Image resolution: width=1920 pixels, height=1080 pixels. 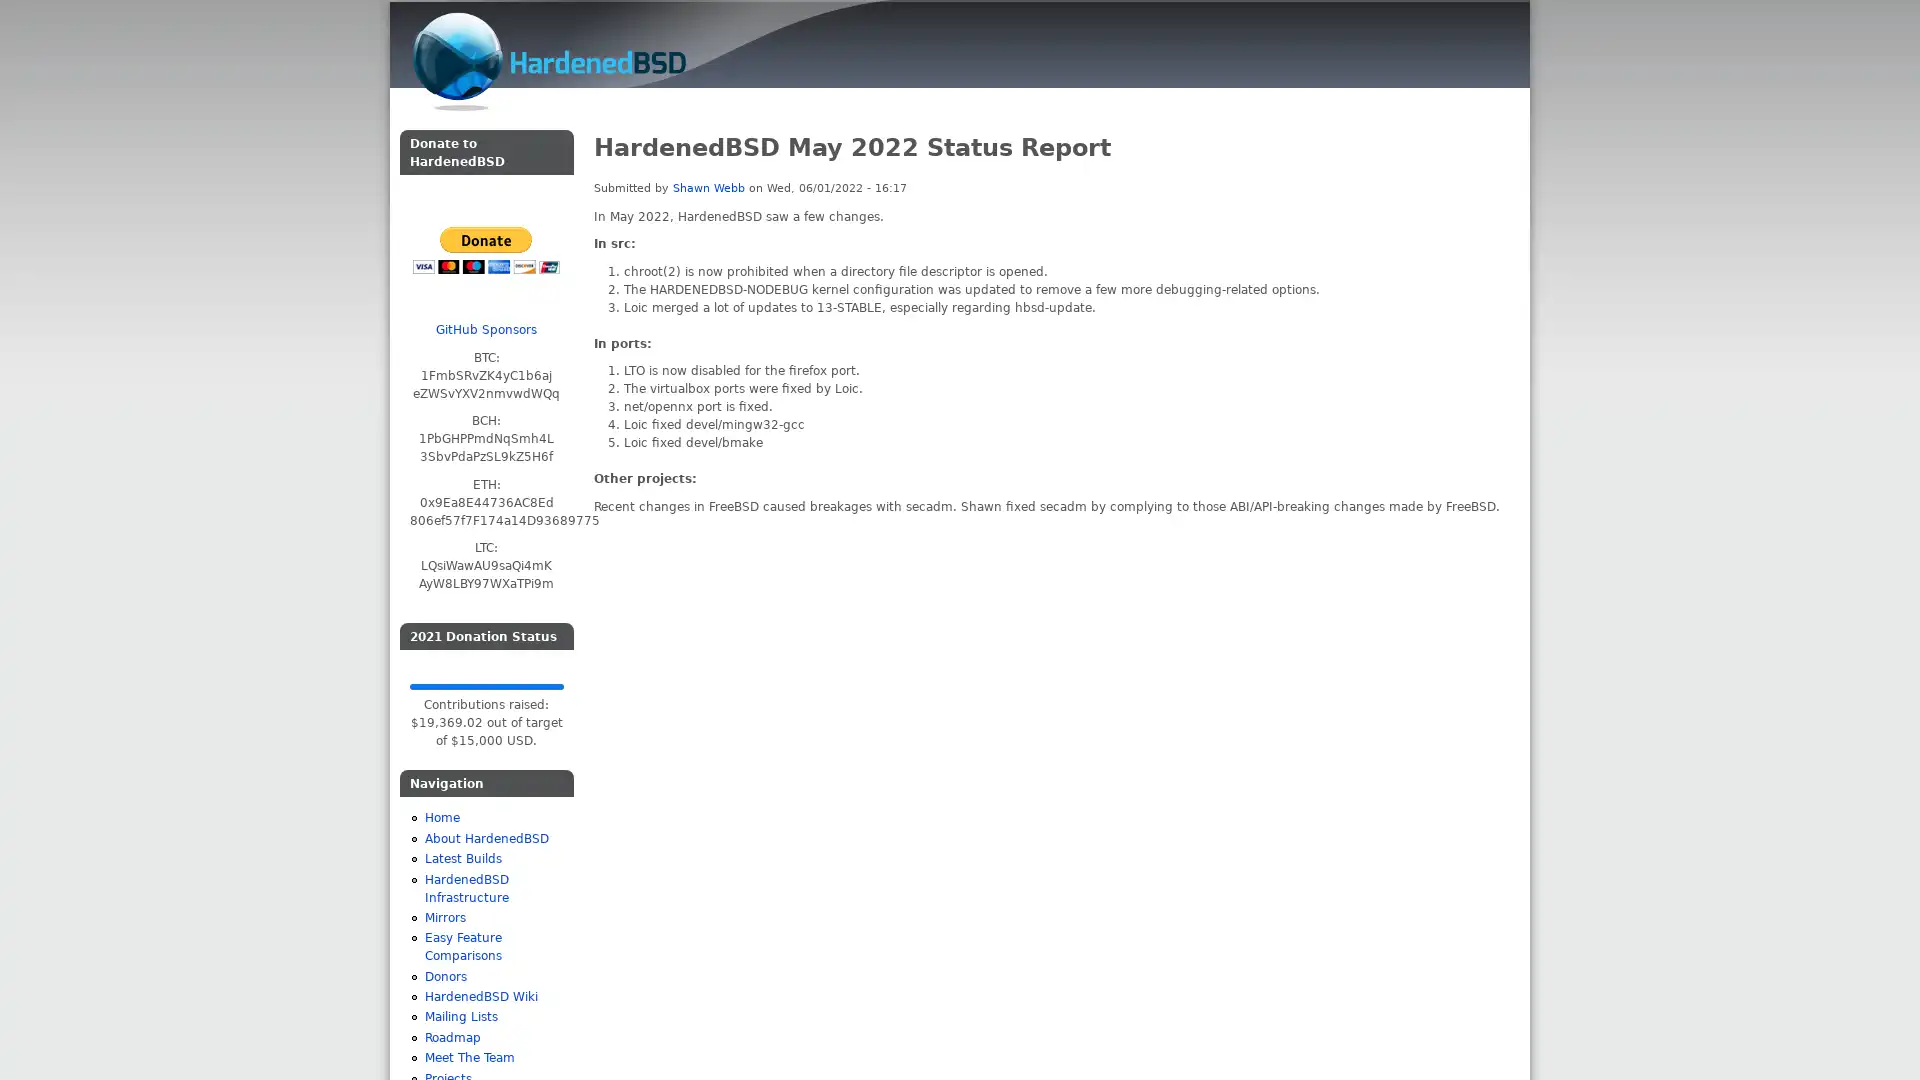 What do you see at coordinates (486, 249) in the screenshot?
I see `PayPal - The safer, easier way to pay online!` at bounding box center [486, 249].